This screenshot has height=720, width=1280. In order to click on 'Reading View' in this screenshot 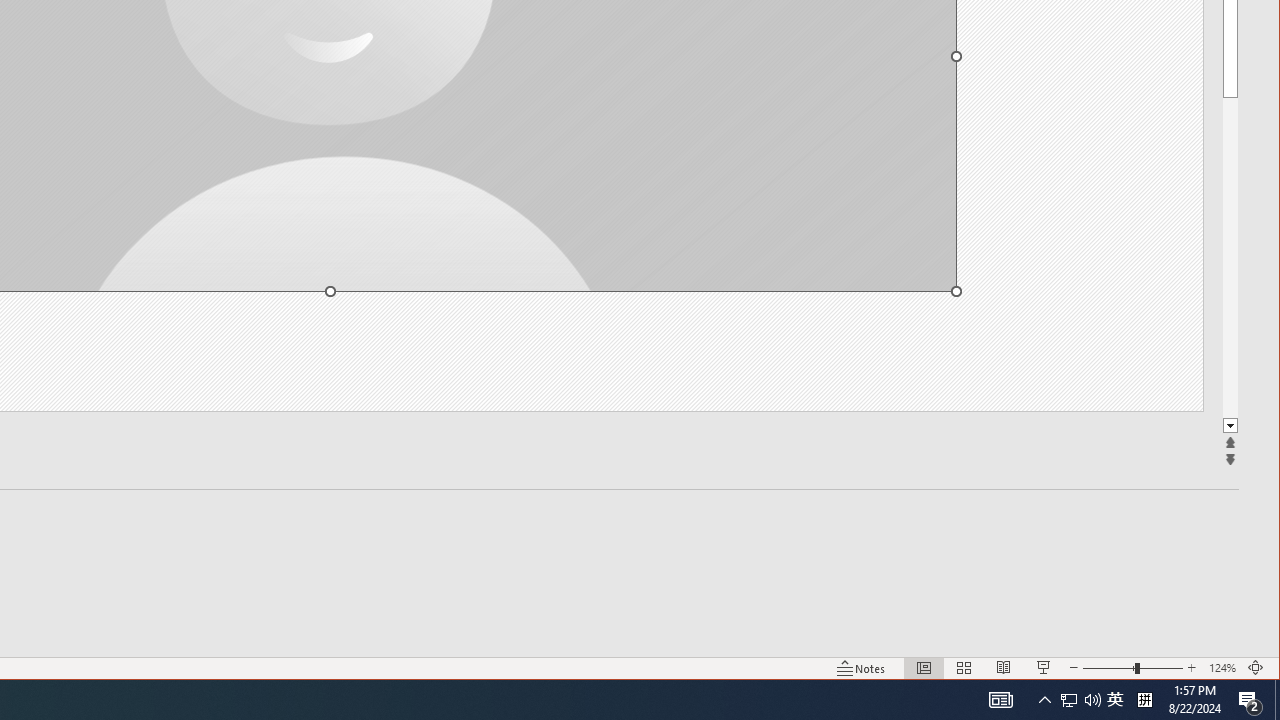, I will do `click(1004, 668)`.